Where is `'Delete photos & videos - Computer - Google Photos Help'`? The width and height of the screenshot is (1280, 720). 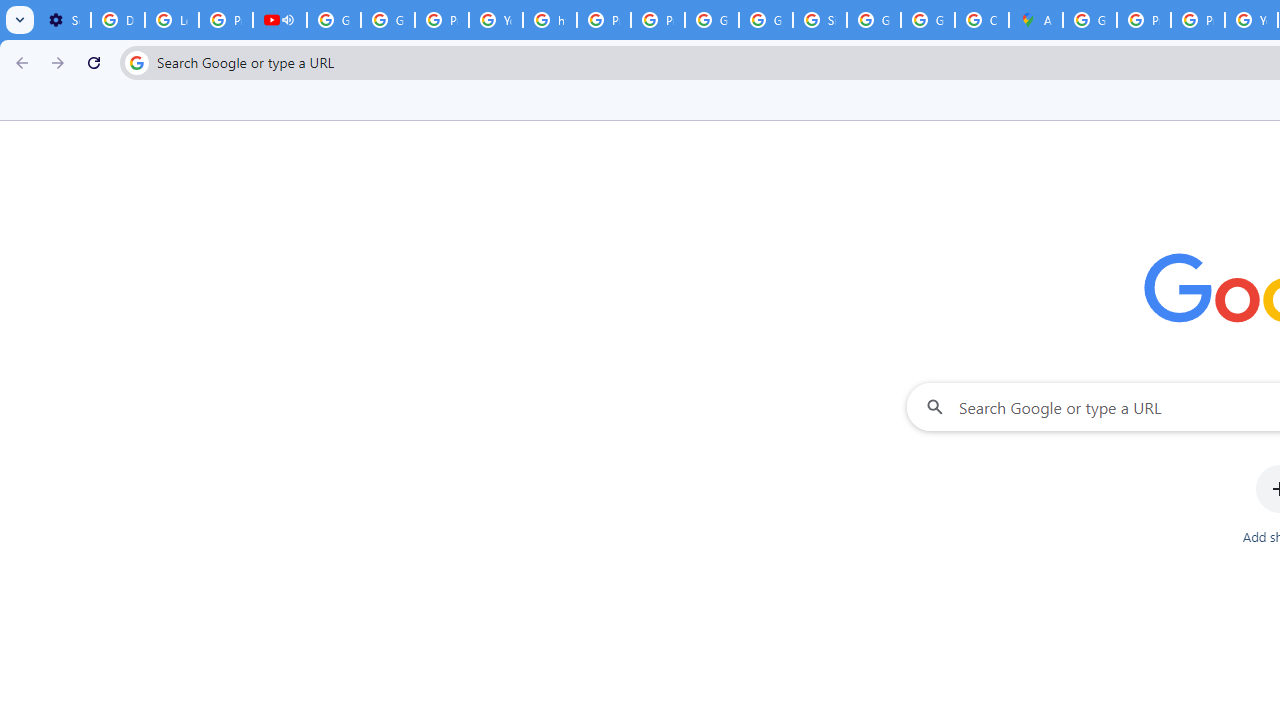 'Delete photos & videos - Computer - Google Photos Help' is located at coordinates (116, 20).